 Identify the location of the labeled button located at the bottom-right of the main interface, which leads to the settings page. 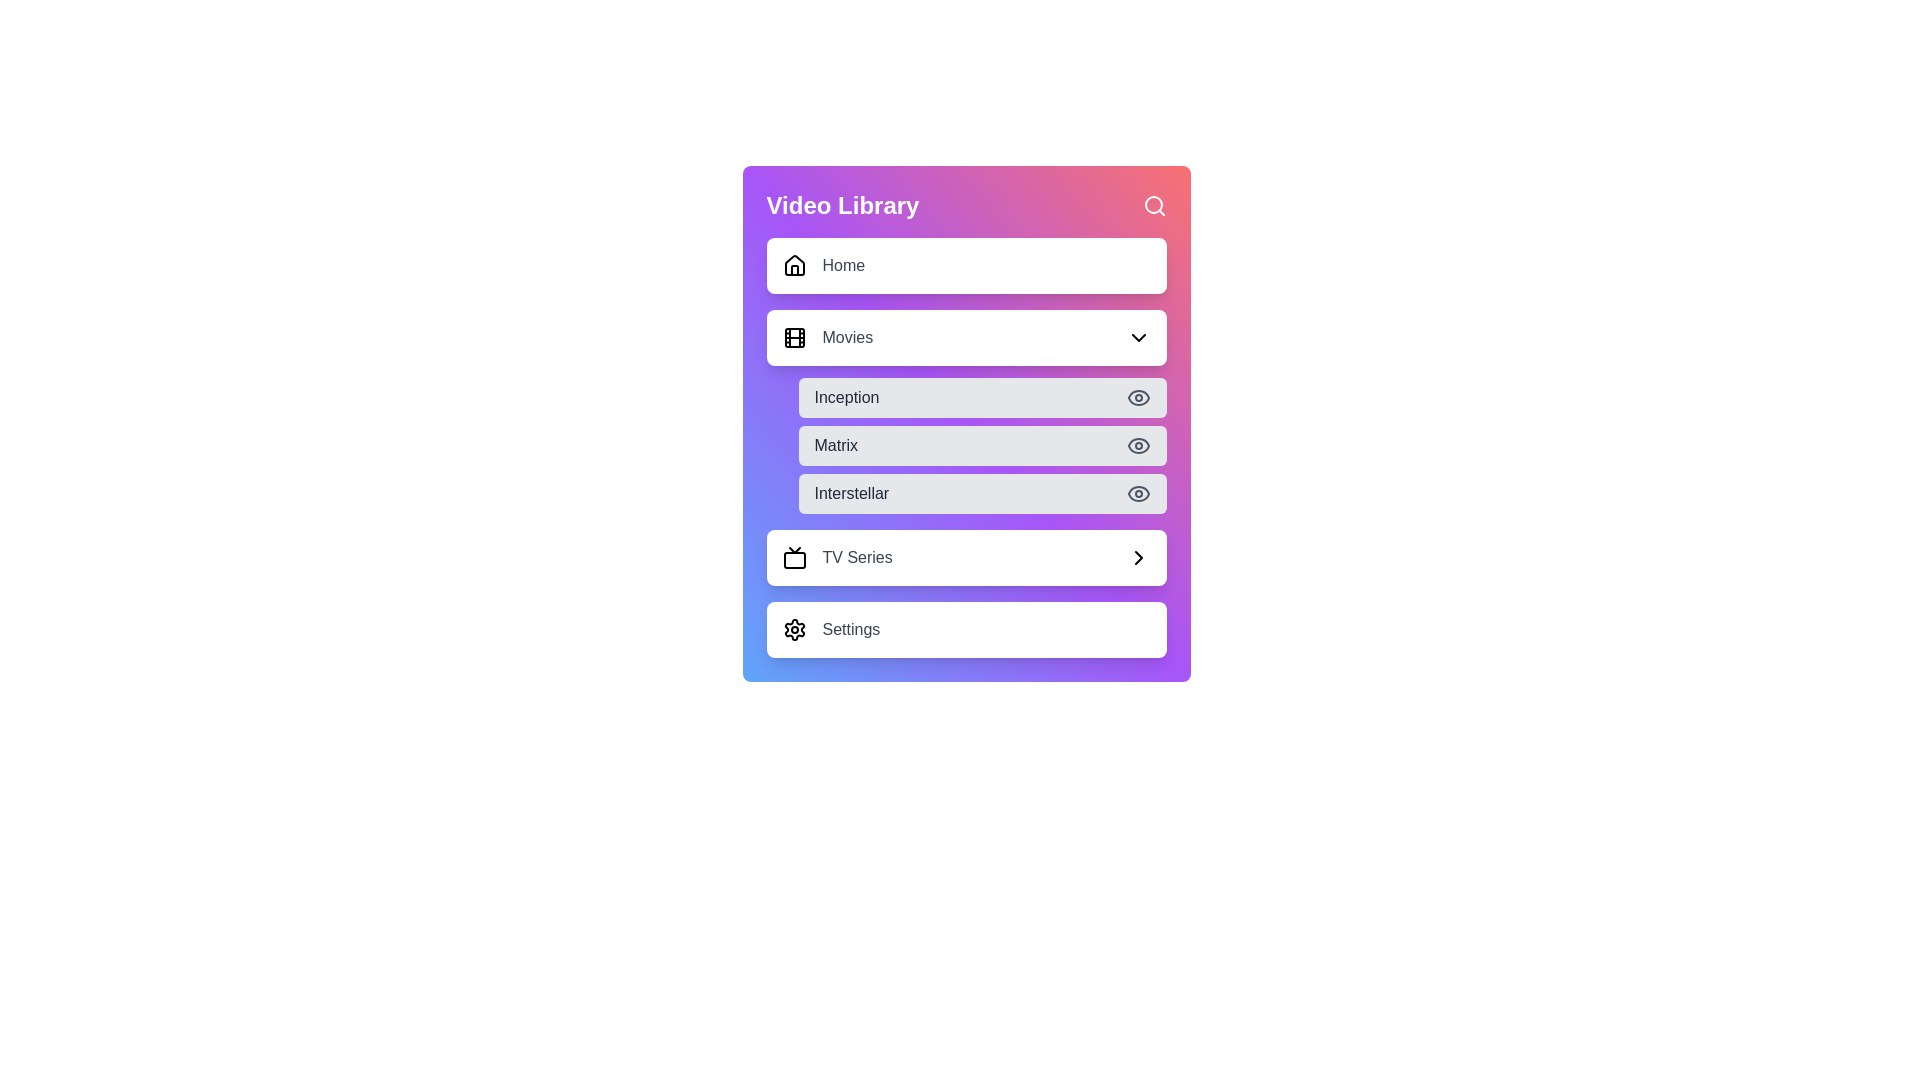
(831, 628).